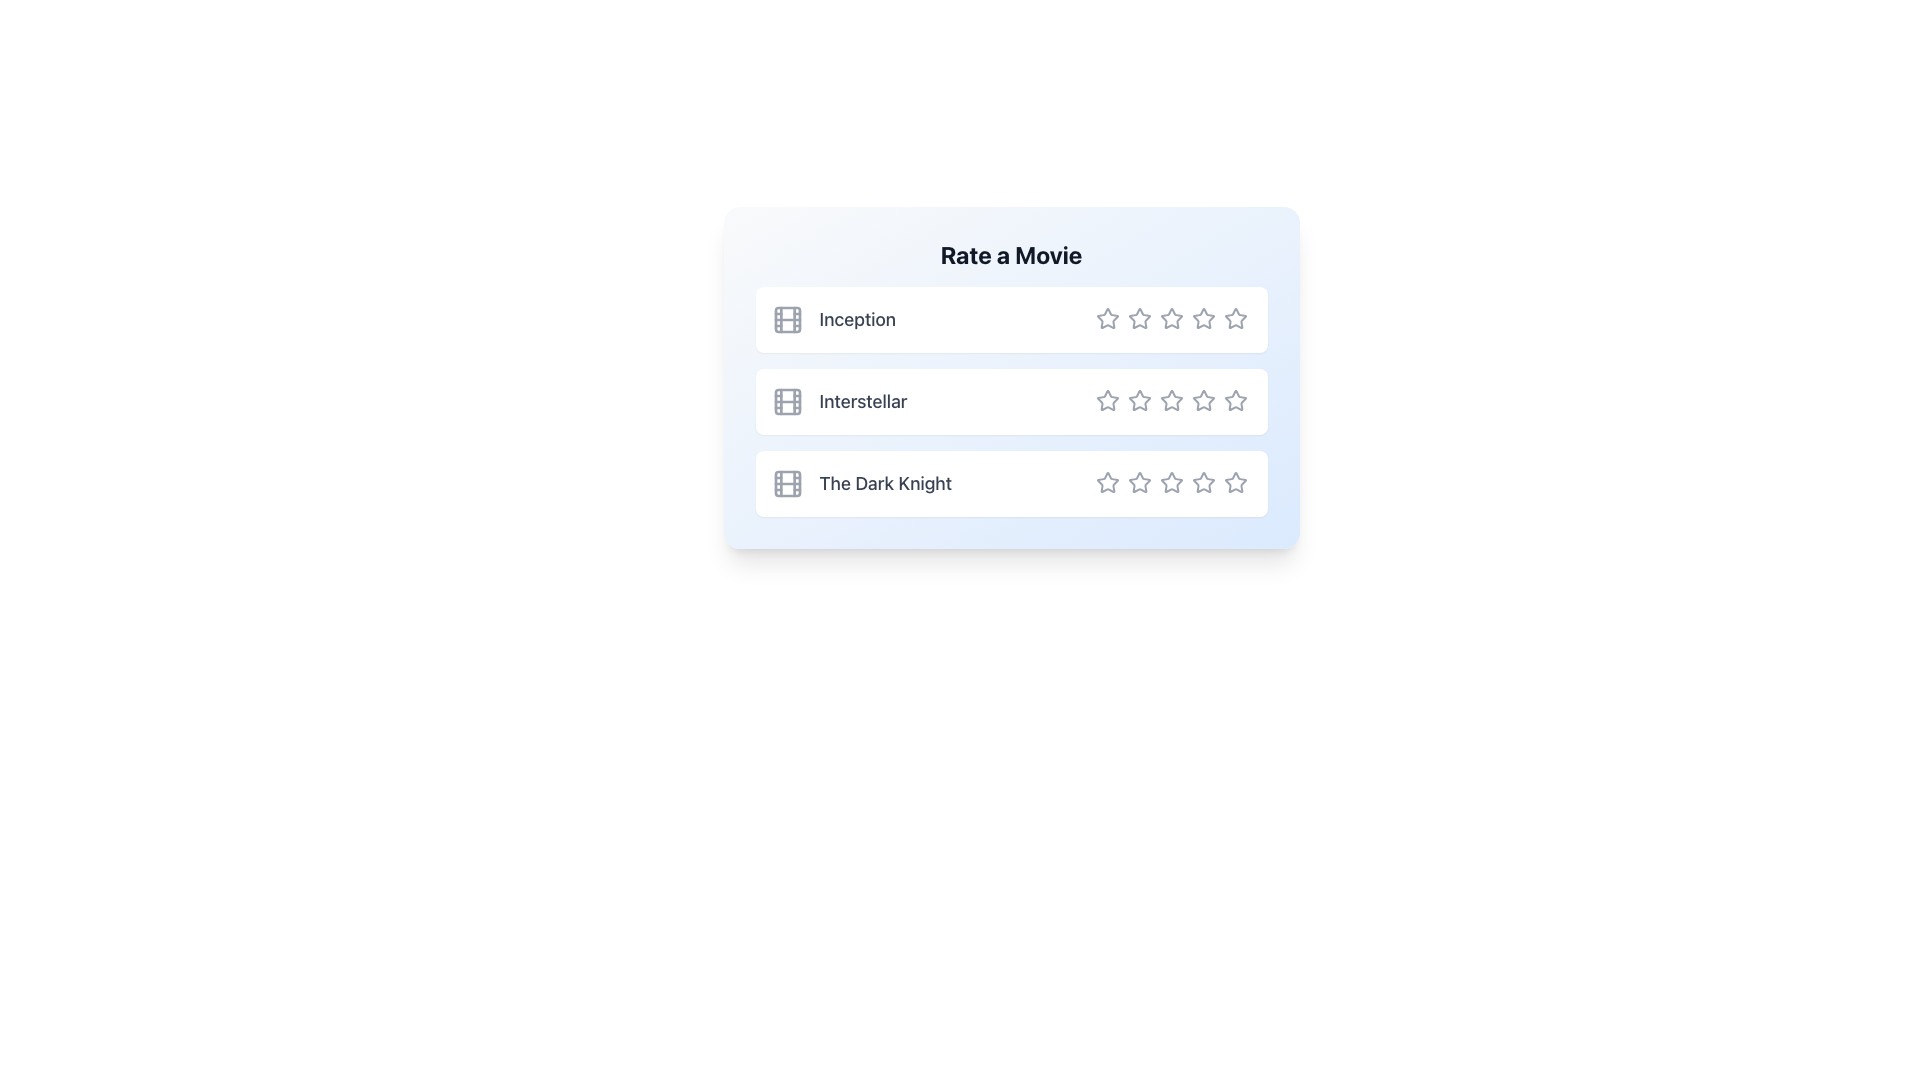 The image size is (1920, 1080). Describe the element at coordinates (1139, 401) in the screenshot. I see `the second rating star for the movie 'Interstellar'` at that location.